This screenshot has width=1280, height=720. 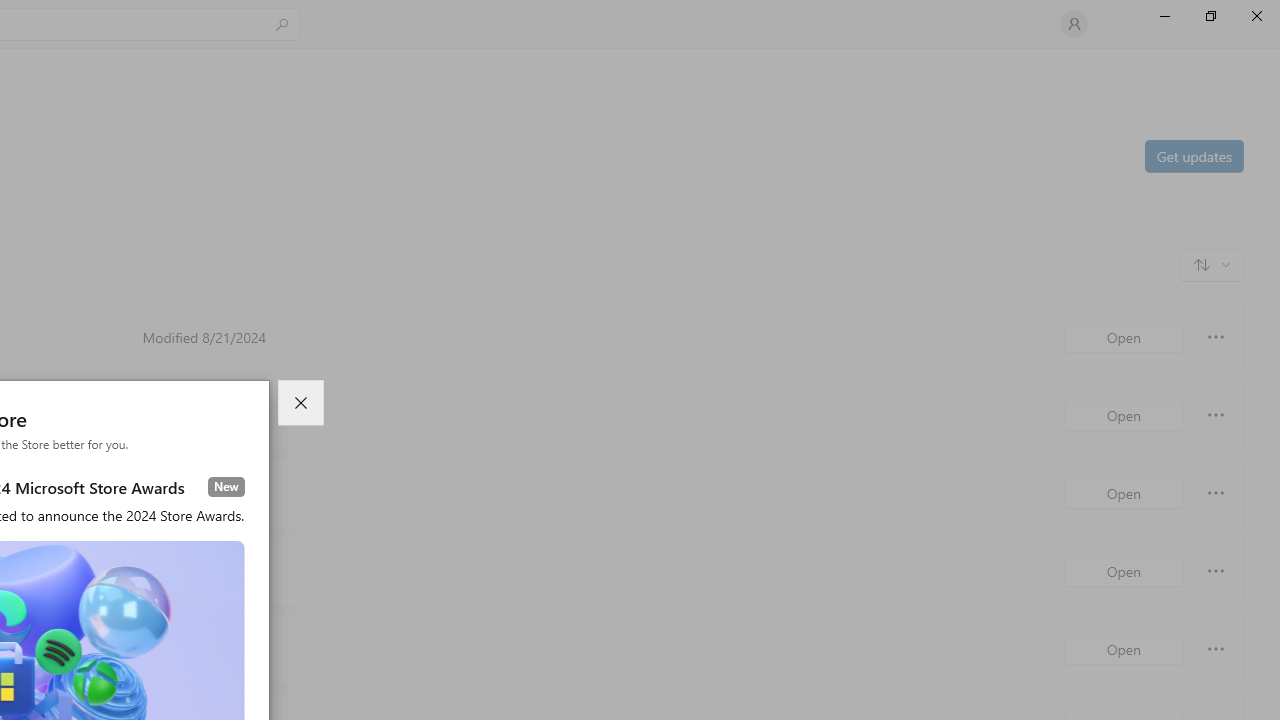 I want to click on 'Get updates', so click(x=1193, y=154).